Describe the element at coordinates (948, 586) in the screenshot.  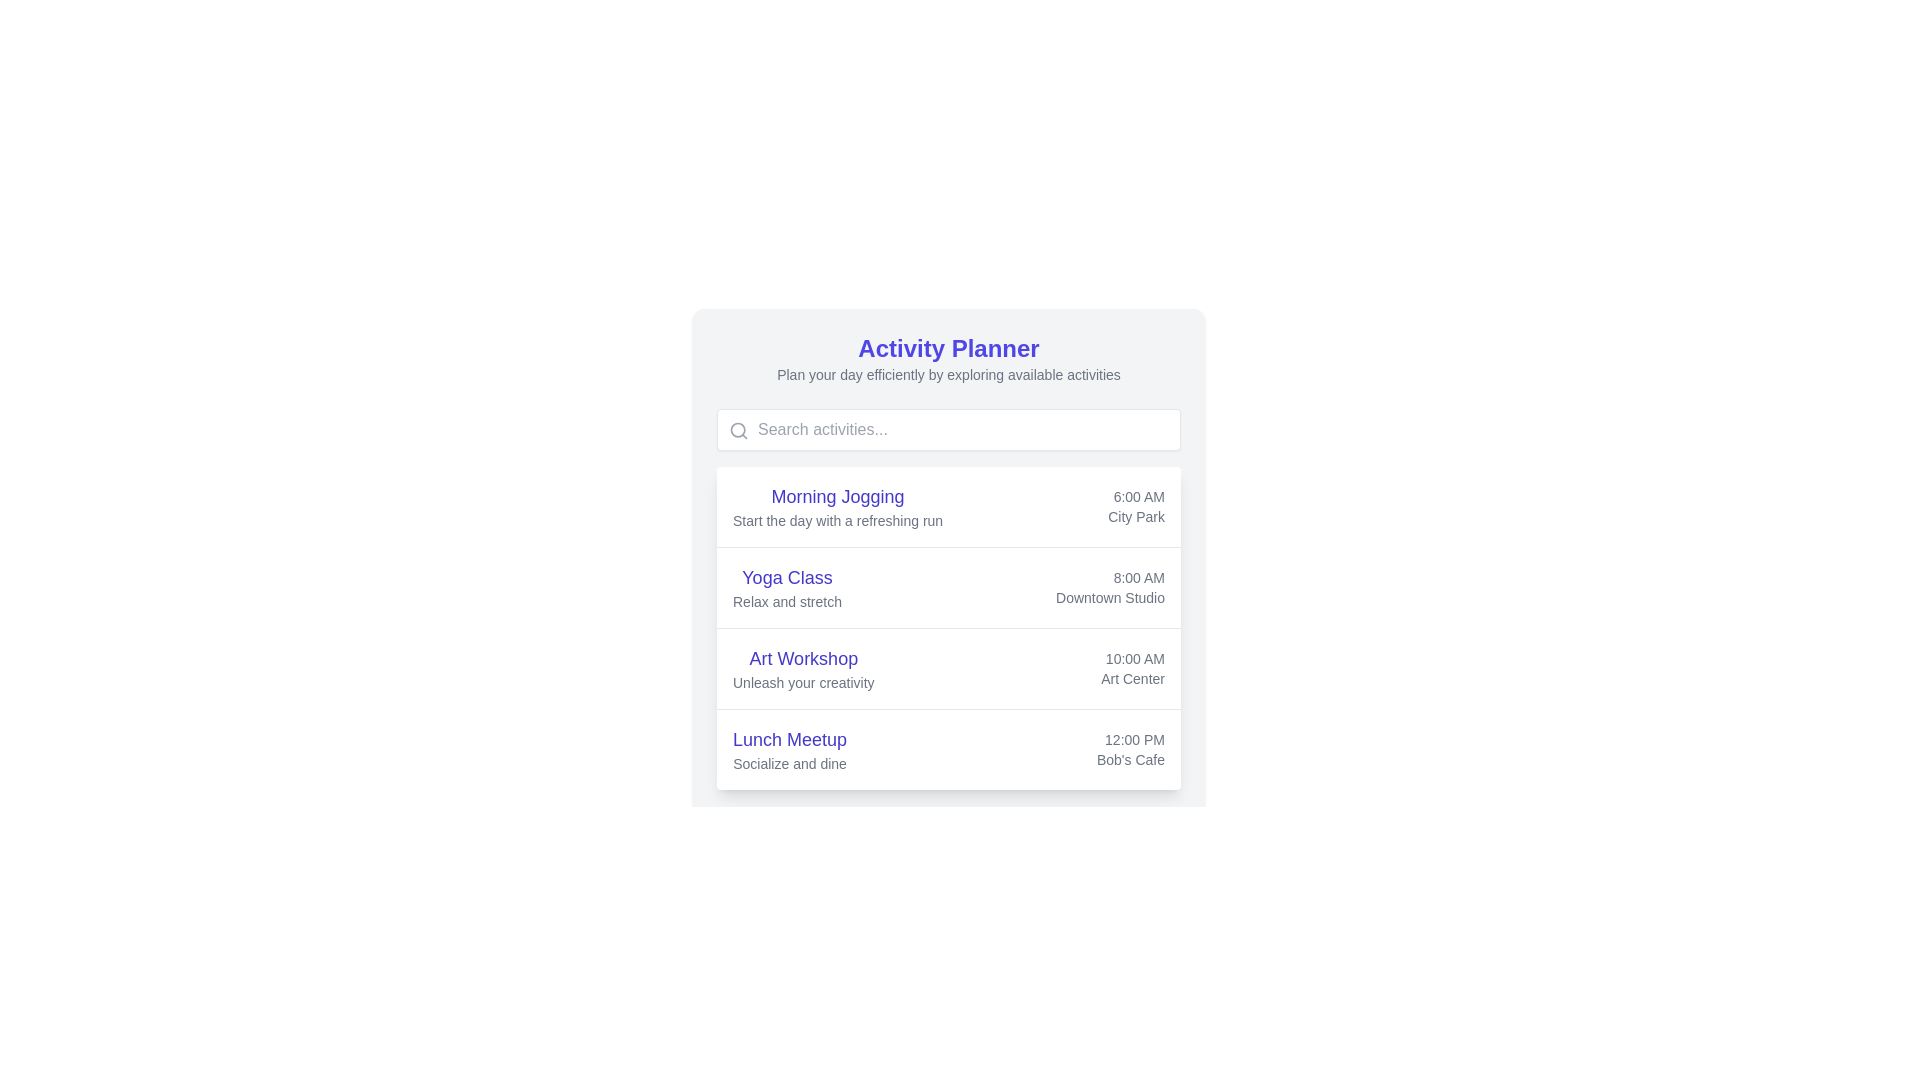
I see `keyboard navigation` at that location.